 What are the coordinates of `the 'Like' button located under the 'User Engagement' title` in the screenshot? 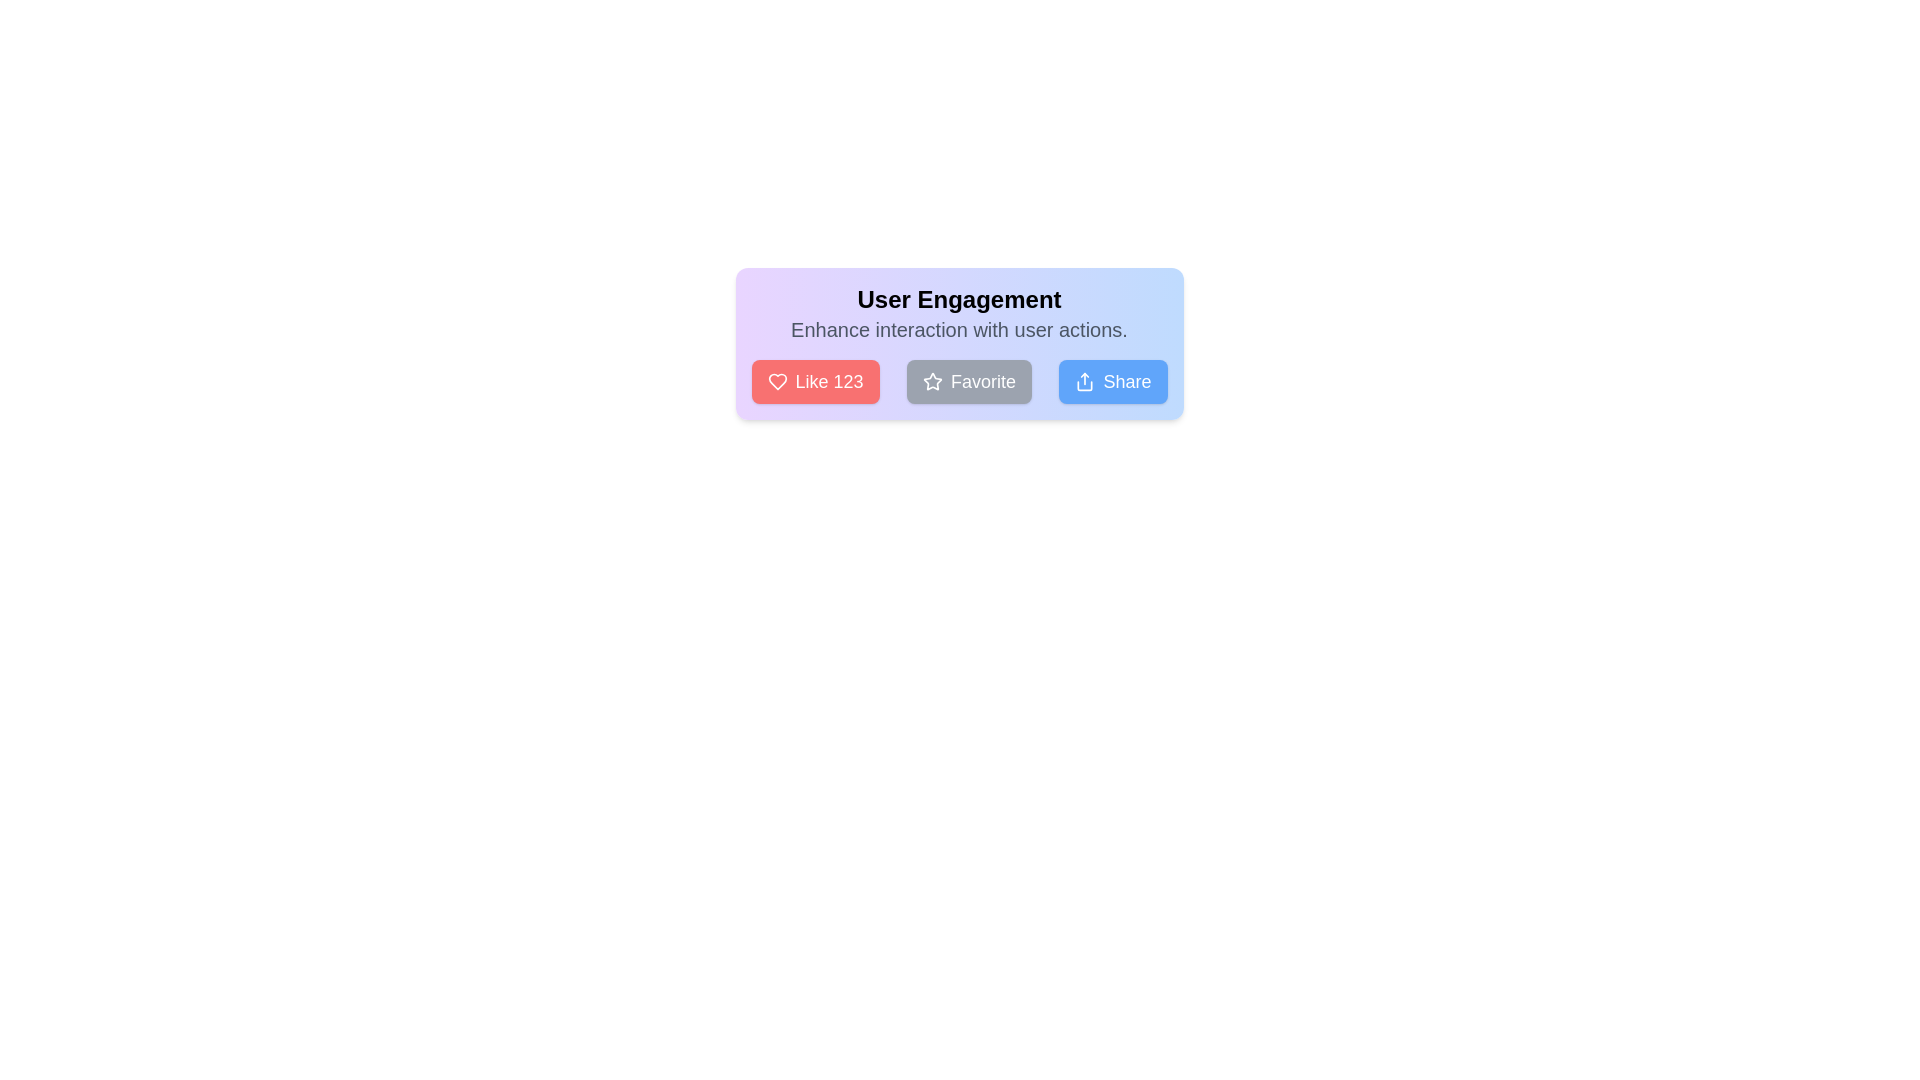 It's located at (815, 381).